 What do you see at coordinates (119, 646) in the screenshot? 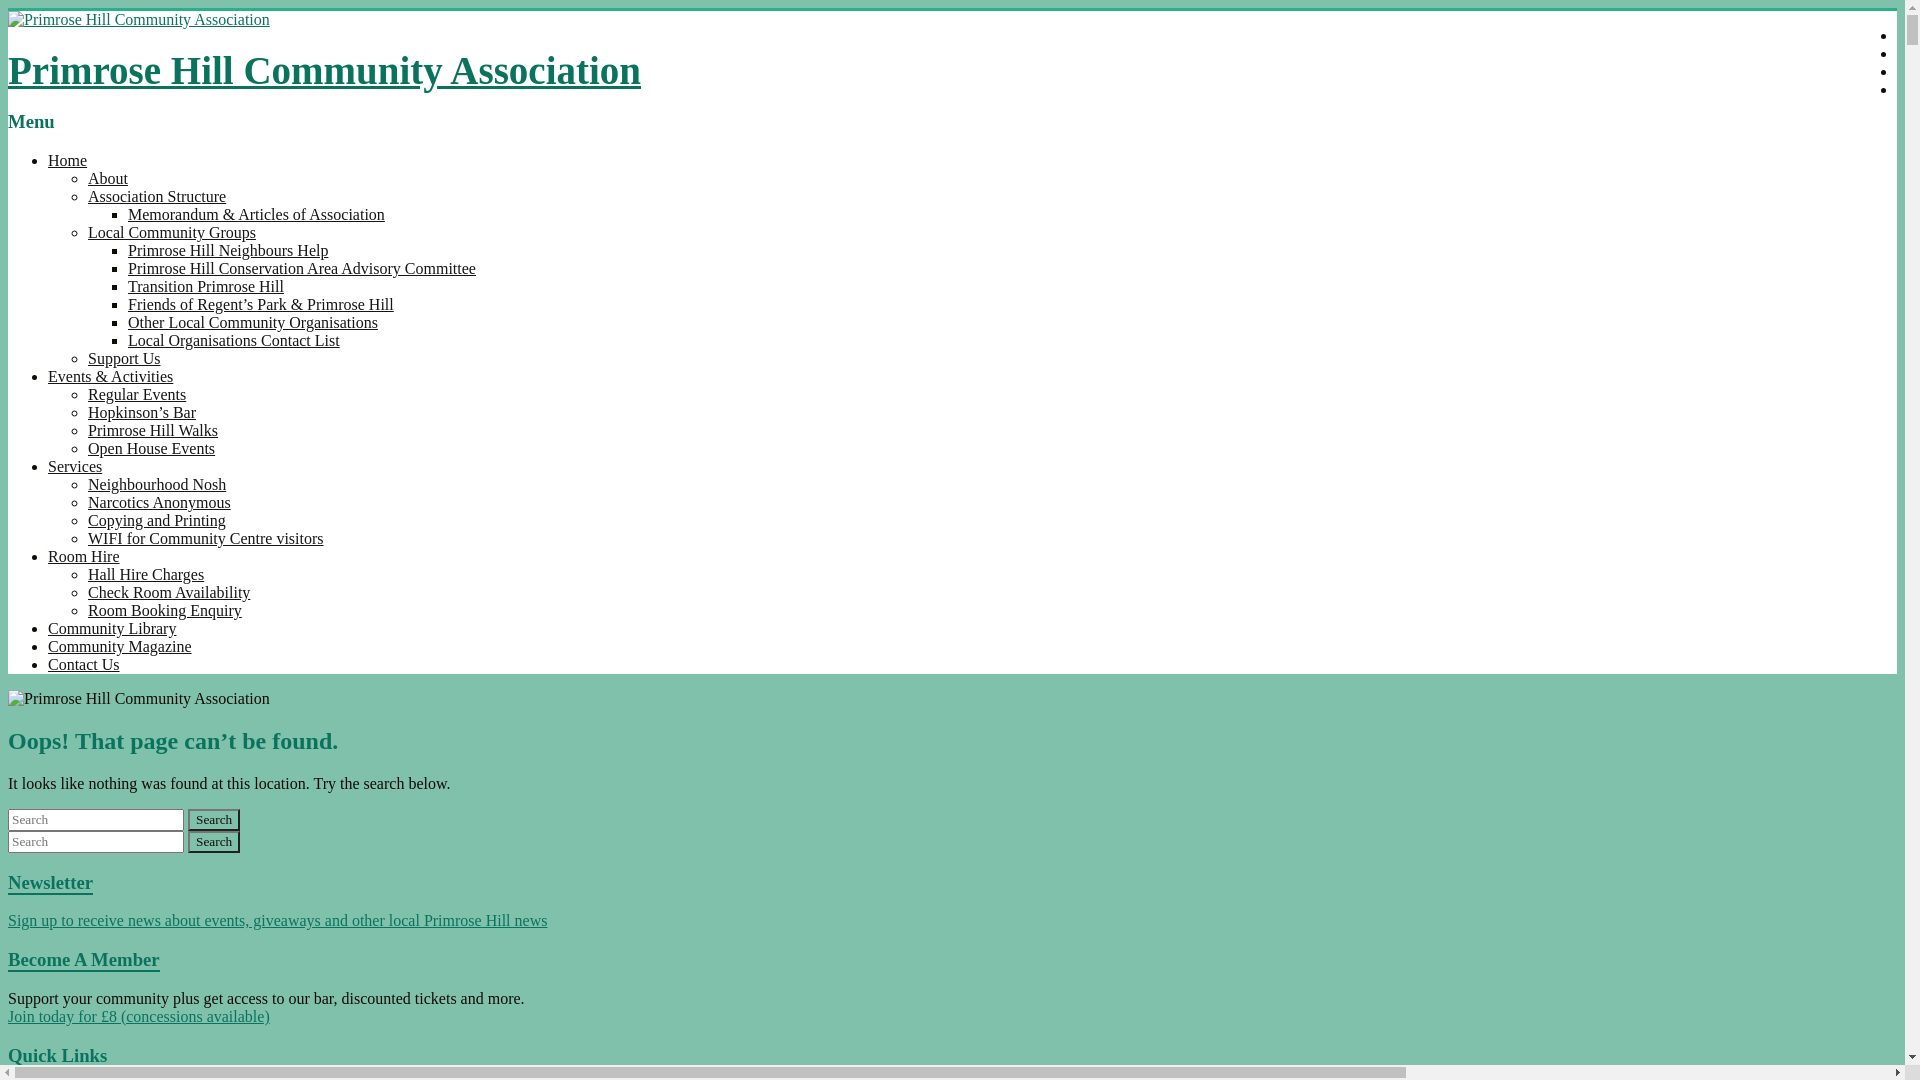
I see `'Community Magazine'` at bounding box center [119, 646].